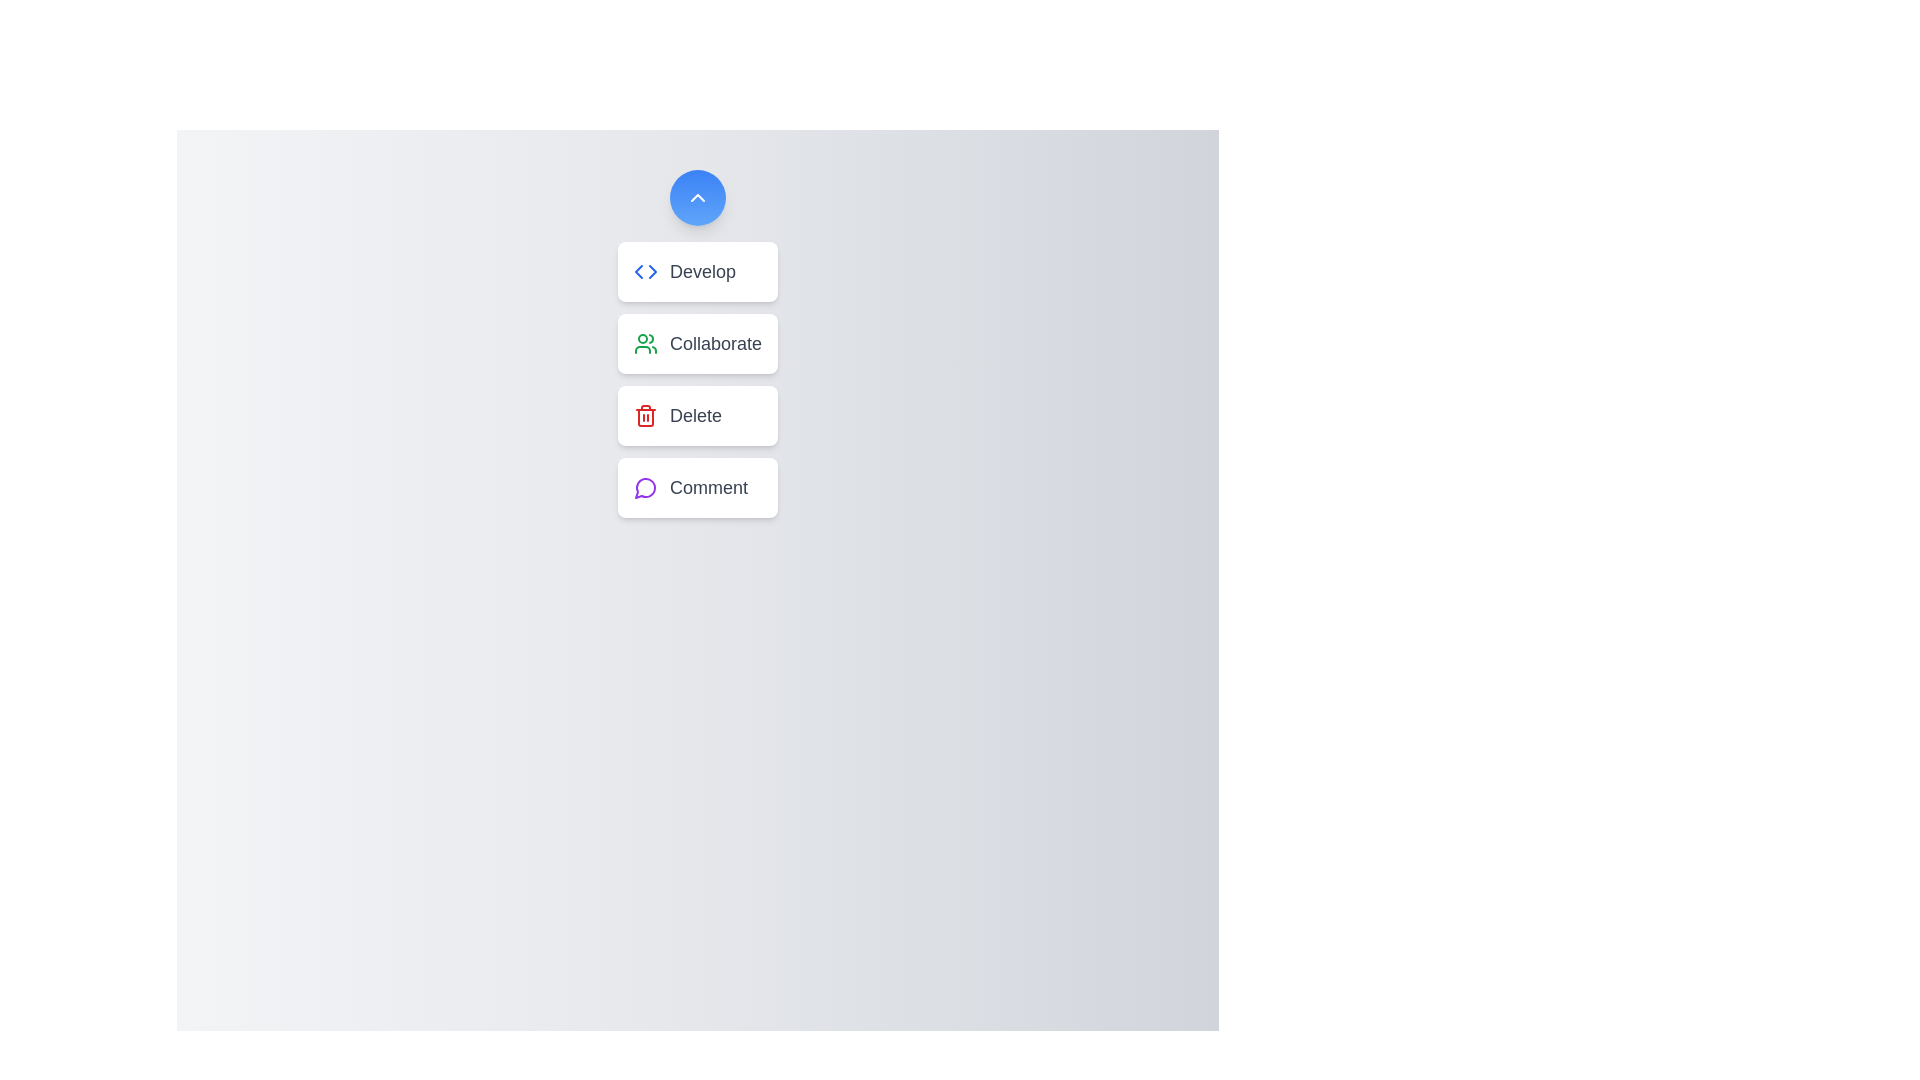 Image resolution: width=1920 pixels, height=1080 pixels. I want to click on toggle button to change the menu visibility, so click(697, 197).